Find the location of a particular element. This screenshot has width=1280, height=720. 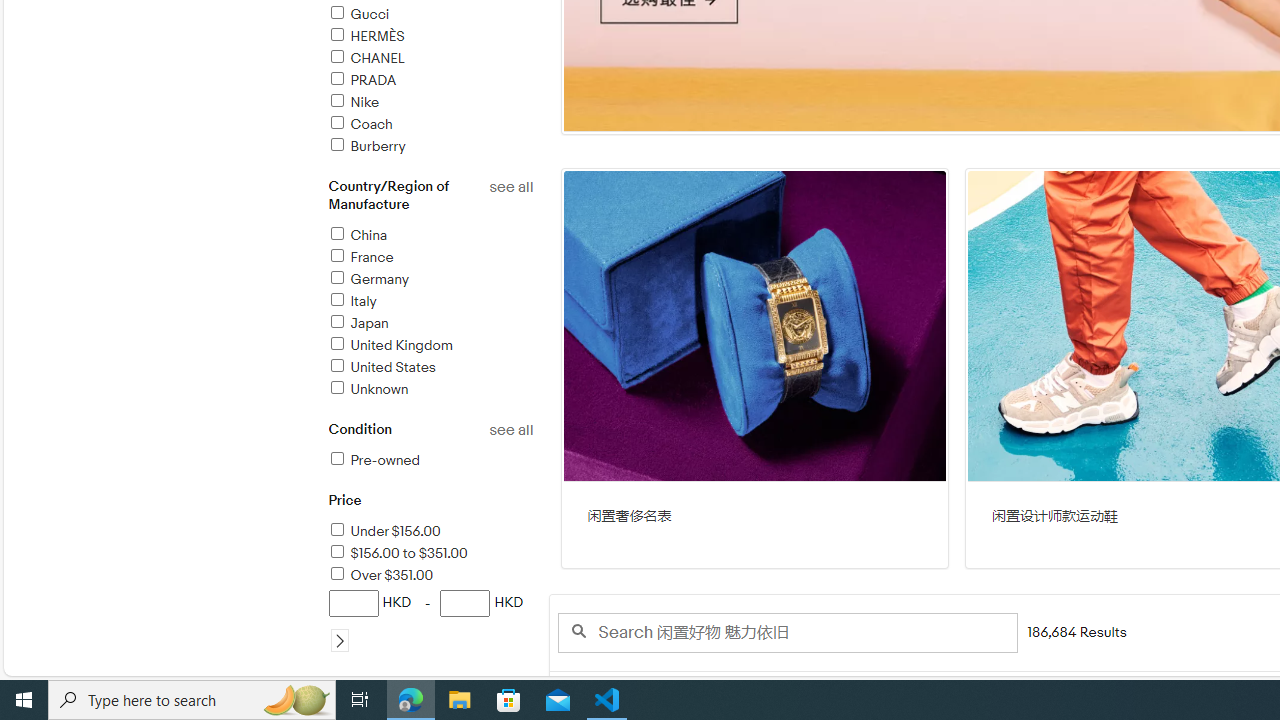

'See all country/region of manufacture refinements' is located at coordinates (511, 187).